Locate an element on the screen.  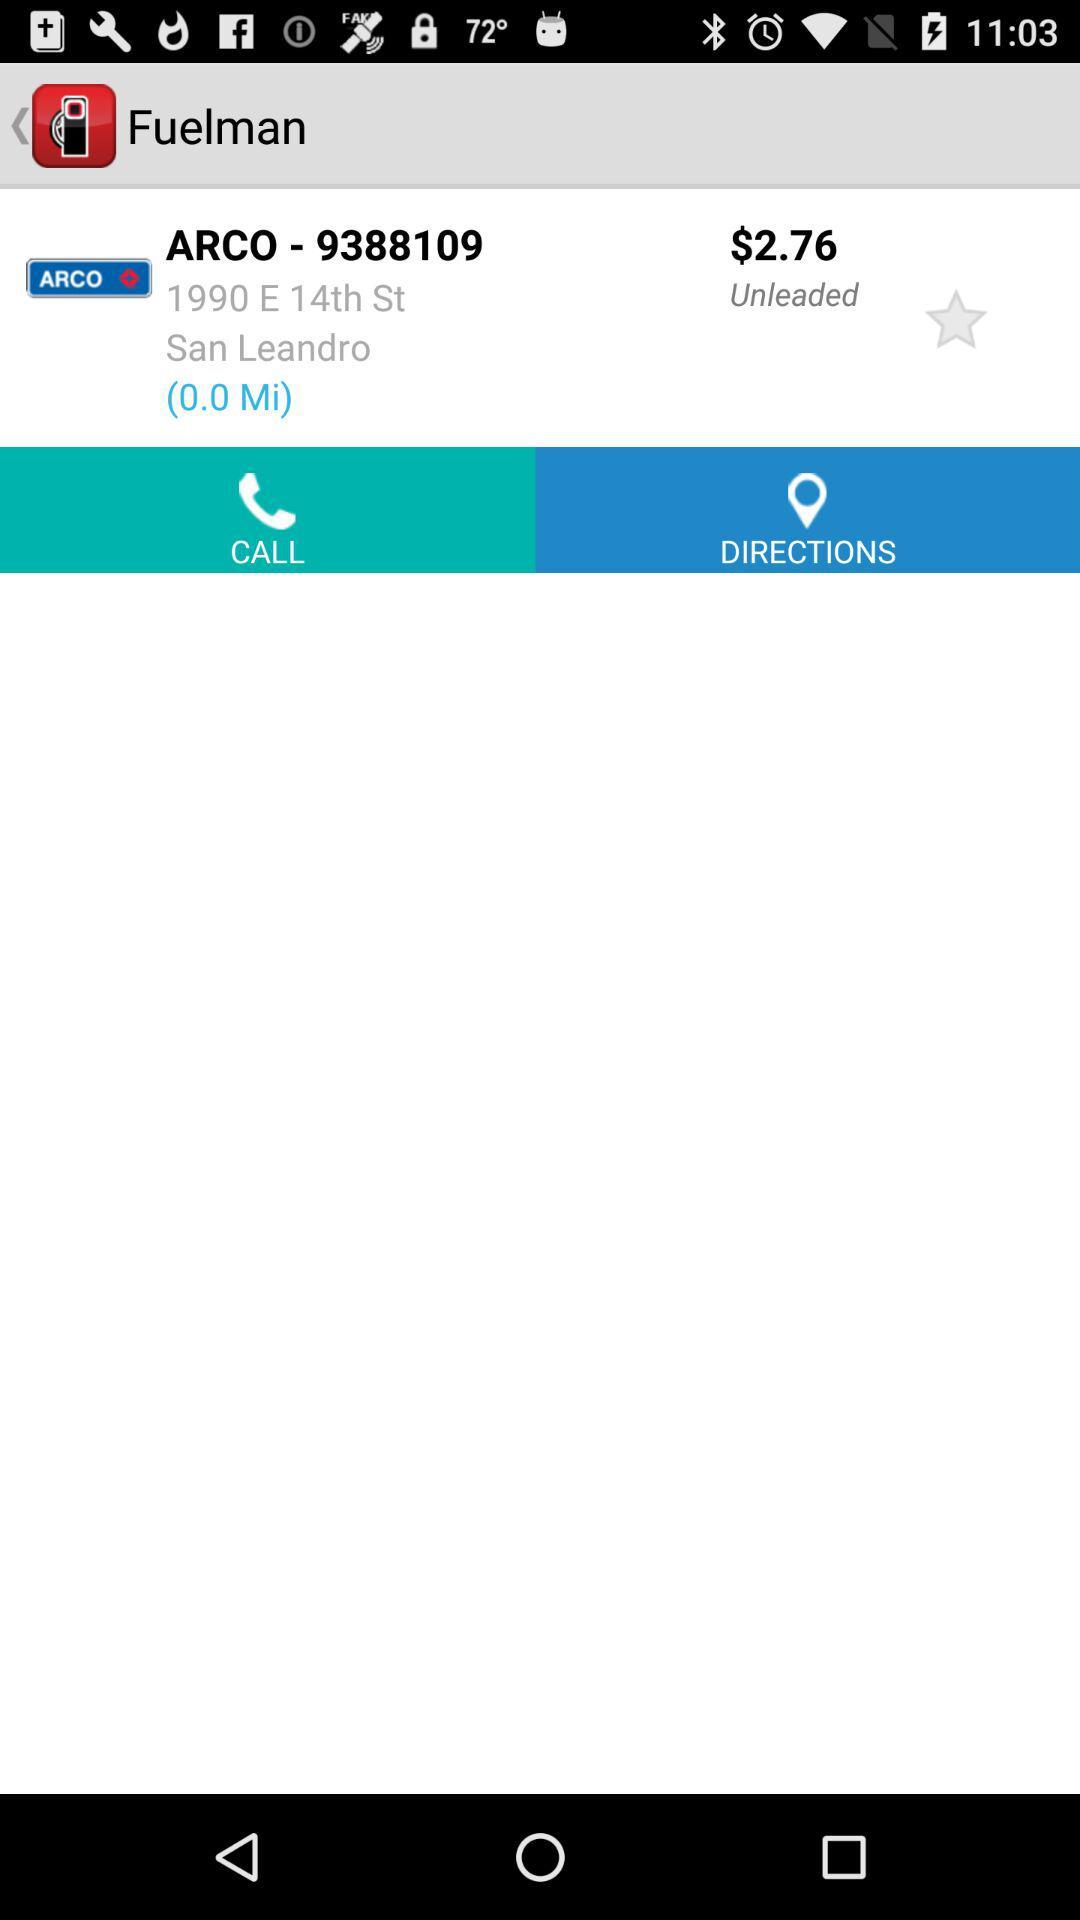
blank option is located at coordinates (540, 1183).